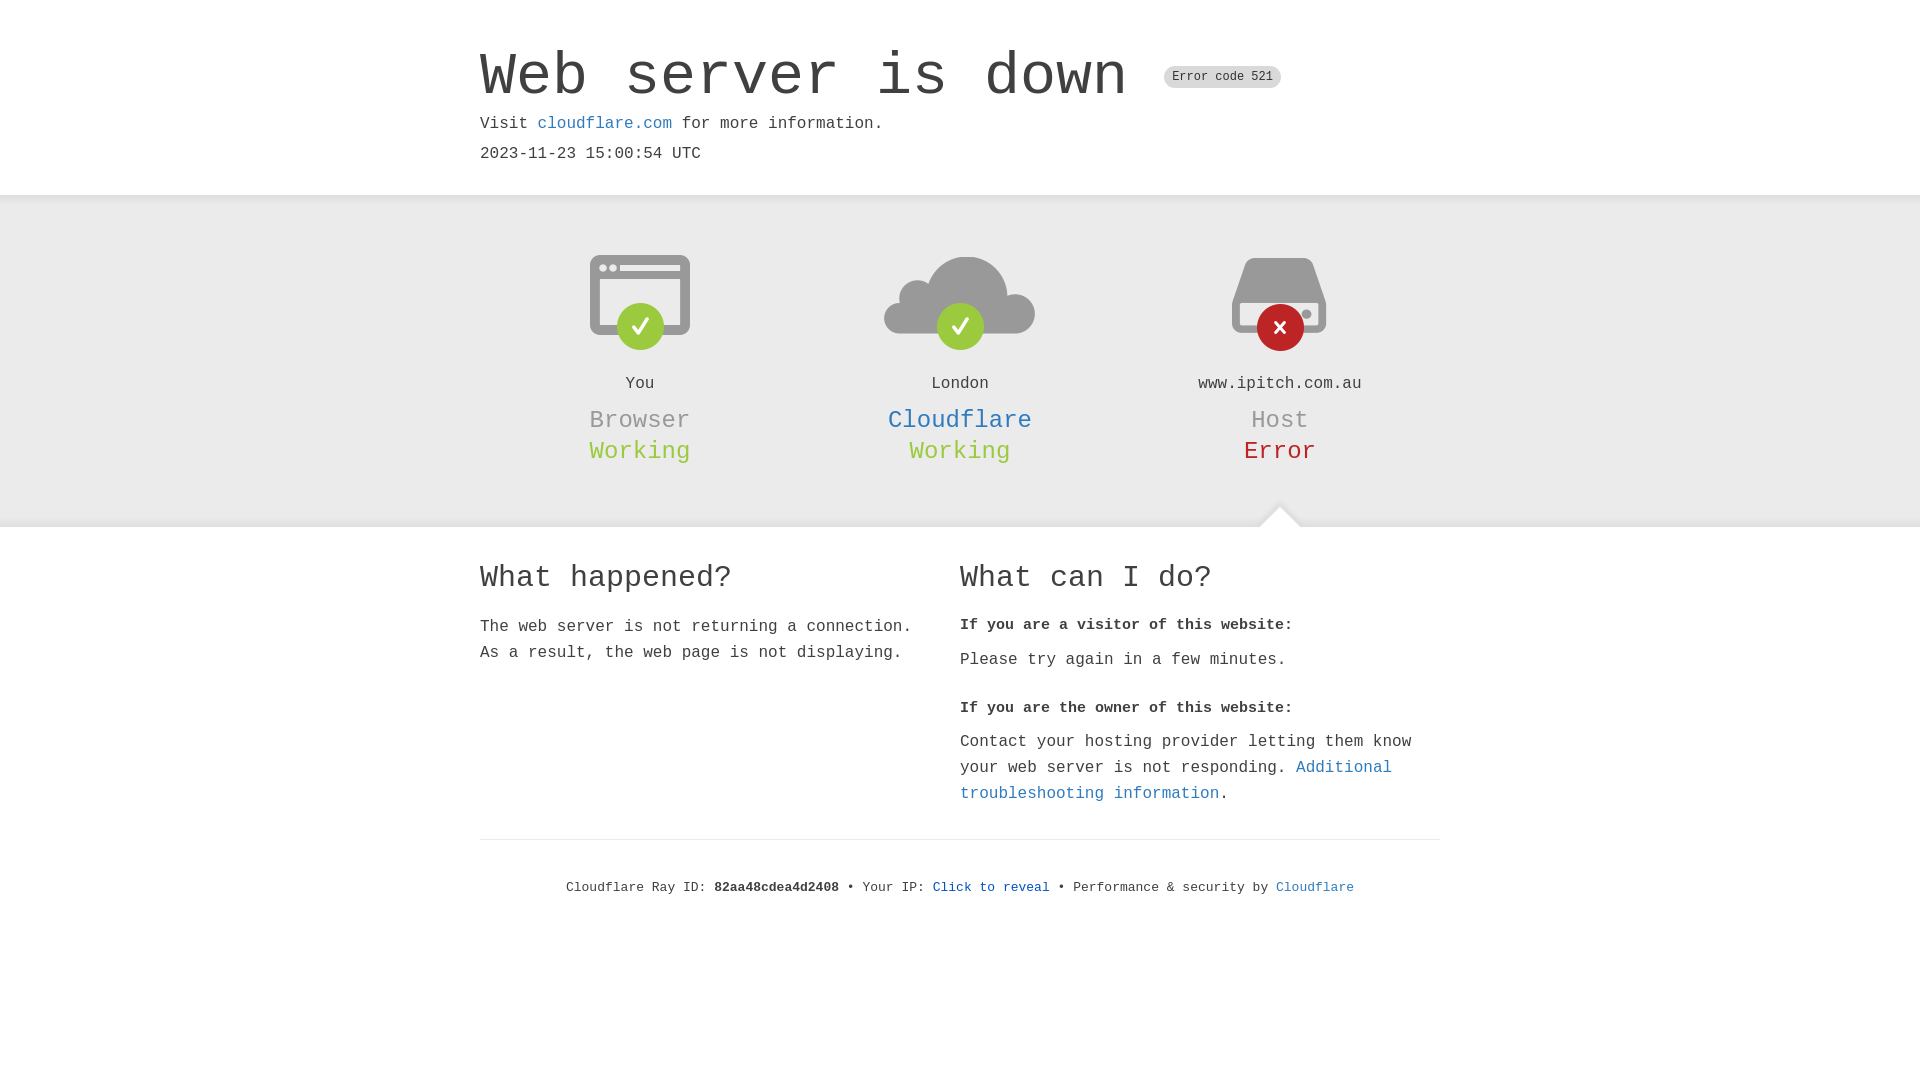 This screenshot has height=1080, width=1920. Describe the element at coordinates (603, 123) in the screenshot. I see `'cloudflare.com'` at that location.